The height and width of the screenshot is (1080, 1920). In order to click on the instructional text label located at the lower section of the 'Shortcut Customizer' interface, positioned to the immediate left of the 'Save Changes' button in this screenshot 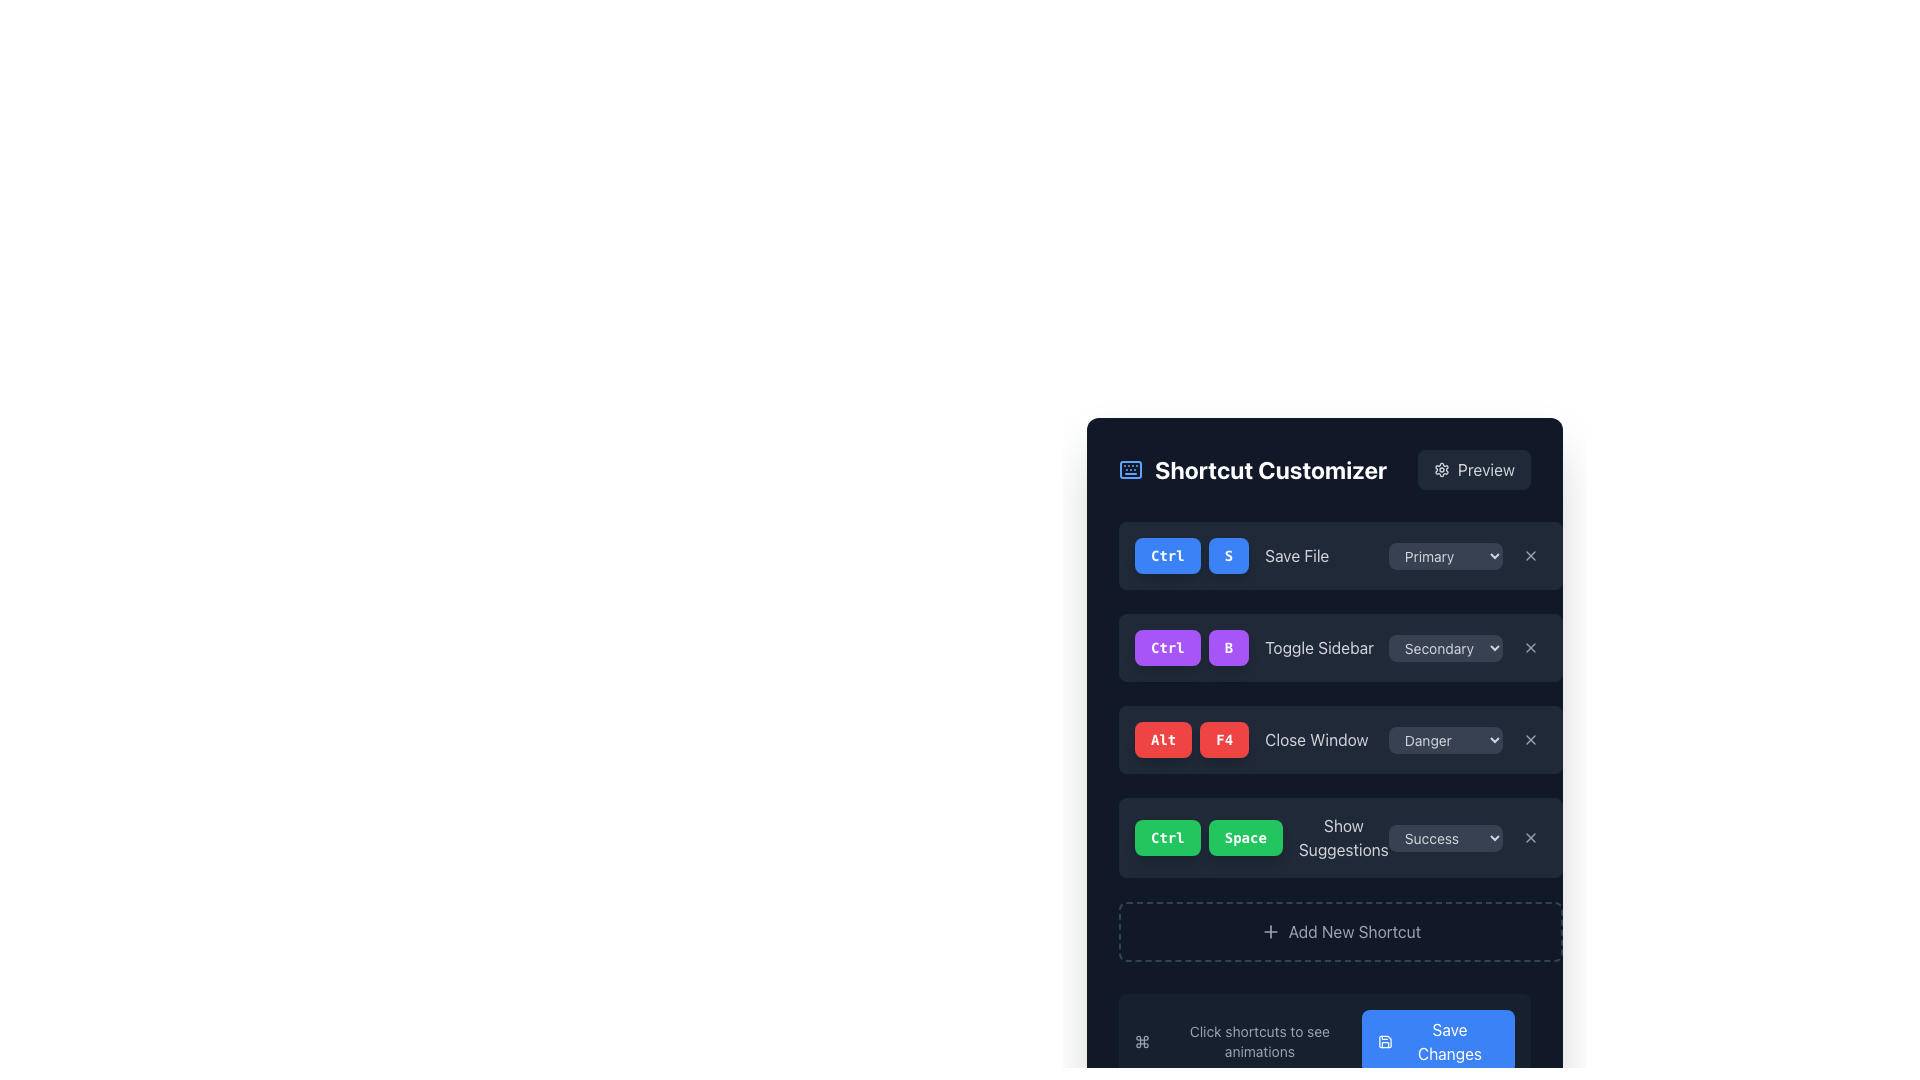, I will do `click(1258, 1040)`.